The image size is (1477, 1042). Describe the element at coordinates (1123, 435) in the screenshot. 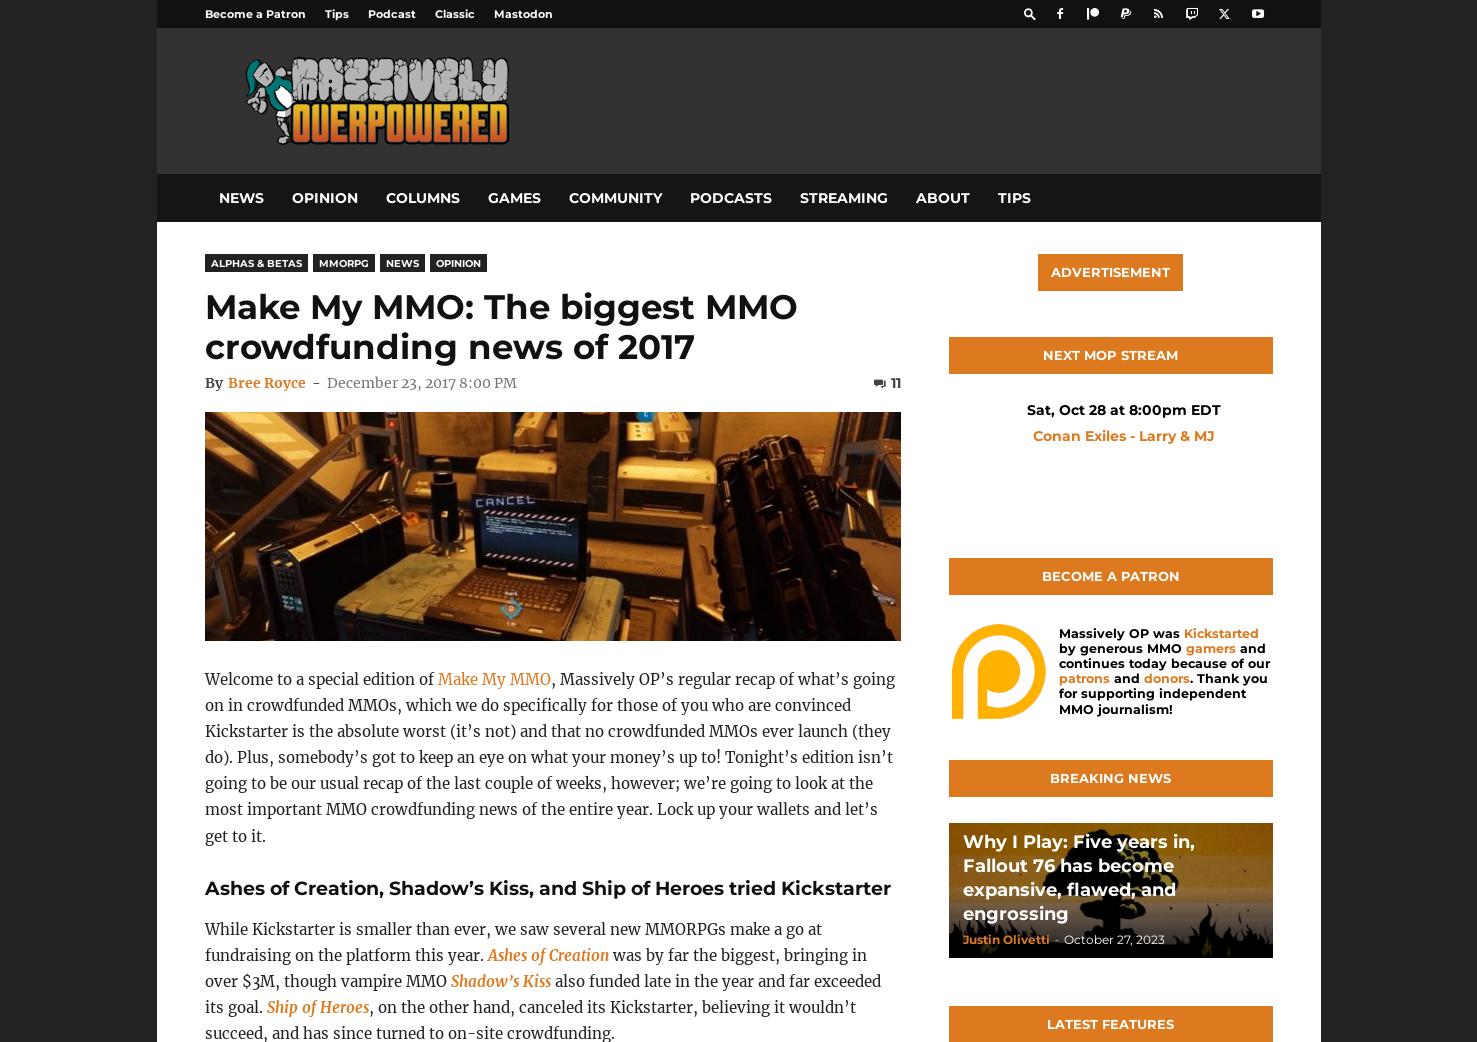

I see `'Conan Exiles - Larry & MJ'` at that location.